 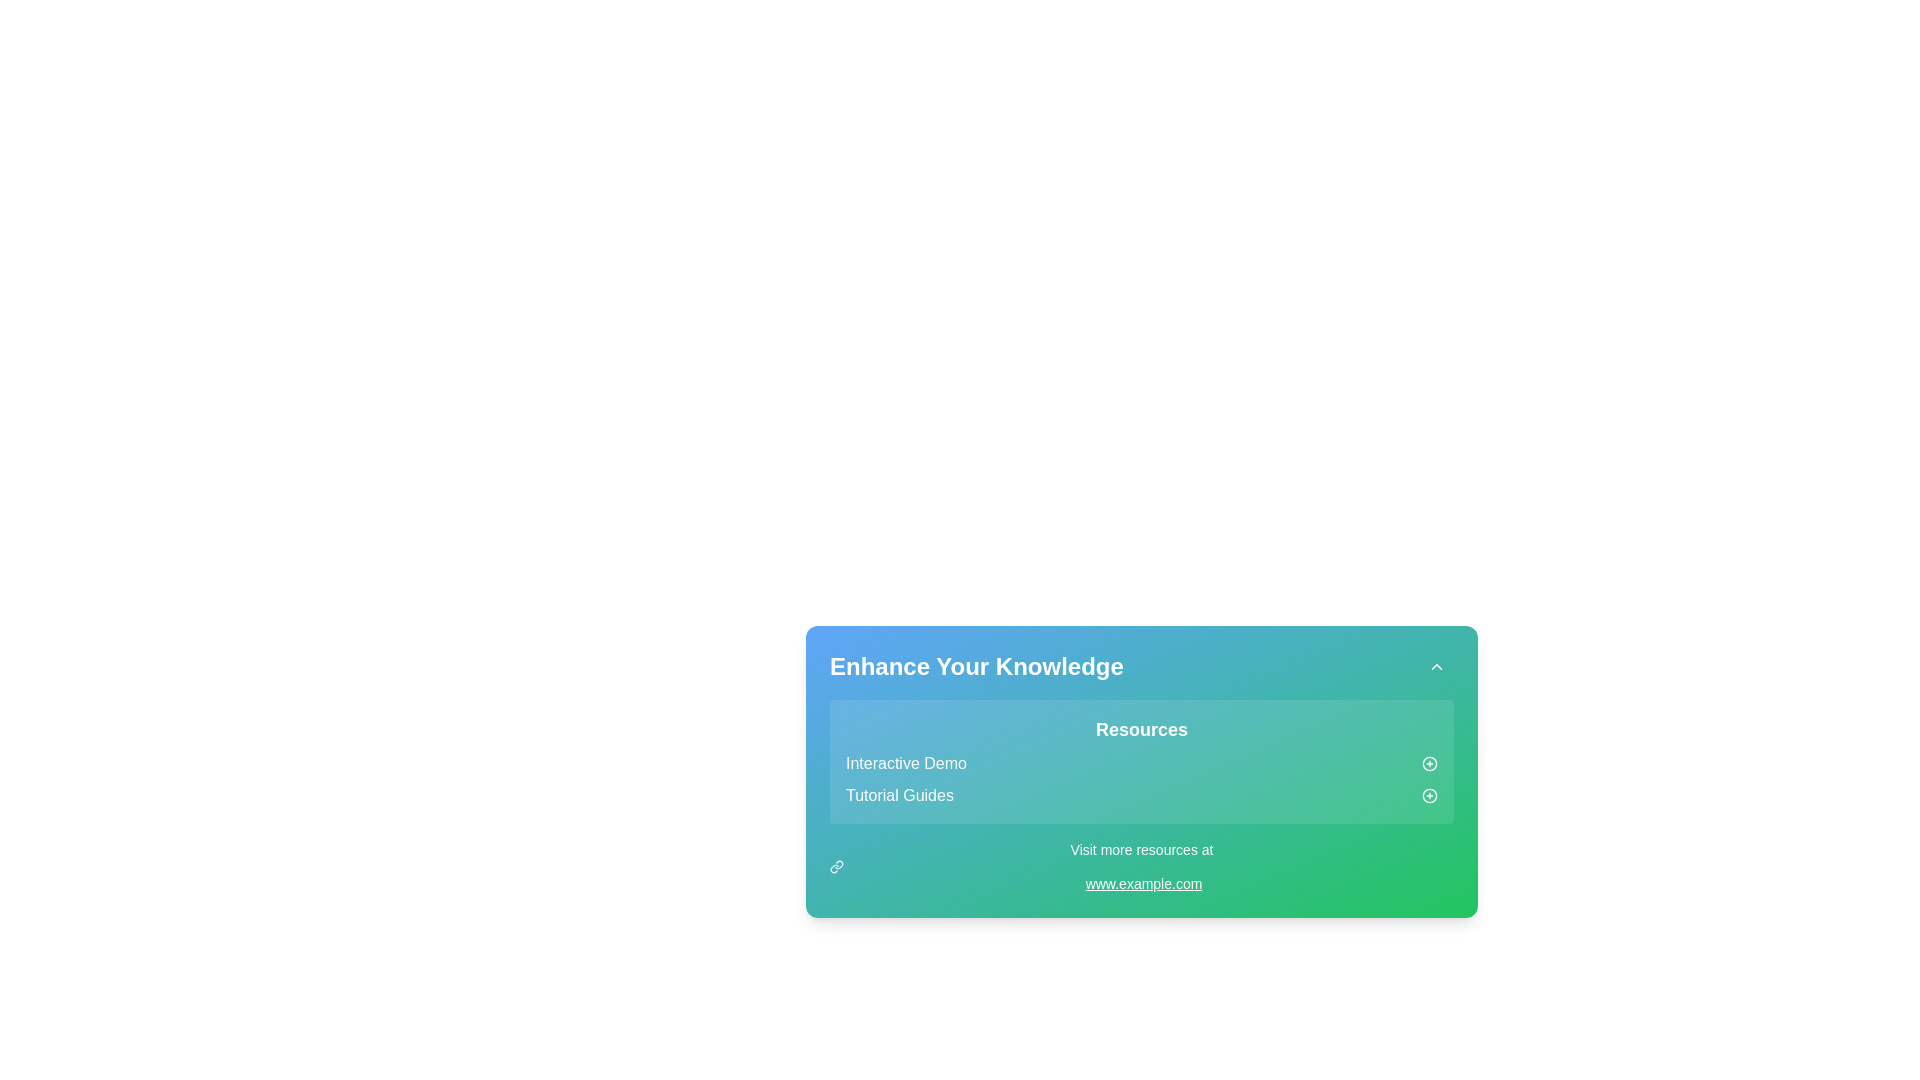 What do you see at coordinates (1435, 667) in the screenshot?
I see `the button located at the top-right corner inside the card component titled 'Enhance Your Knowledge'` at bounding box center [1435, 667].